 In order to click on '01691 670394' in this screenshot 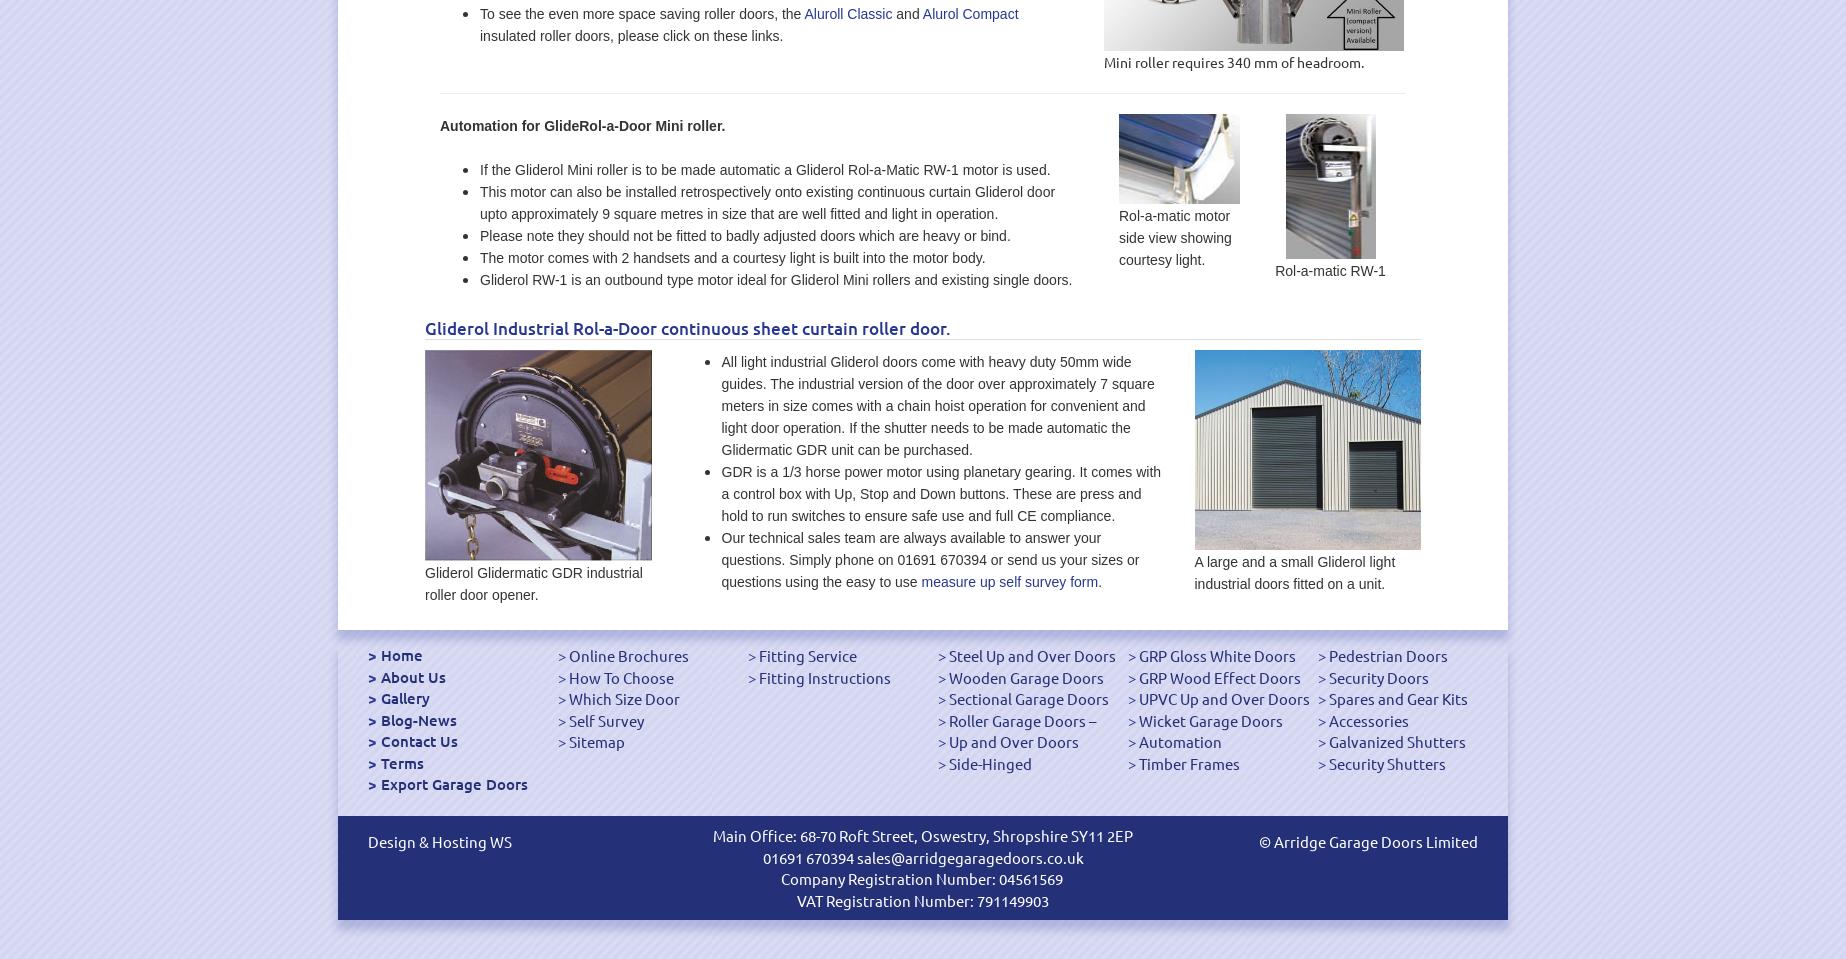, I will do `click(807, 855)`.